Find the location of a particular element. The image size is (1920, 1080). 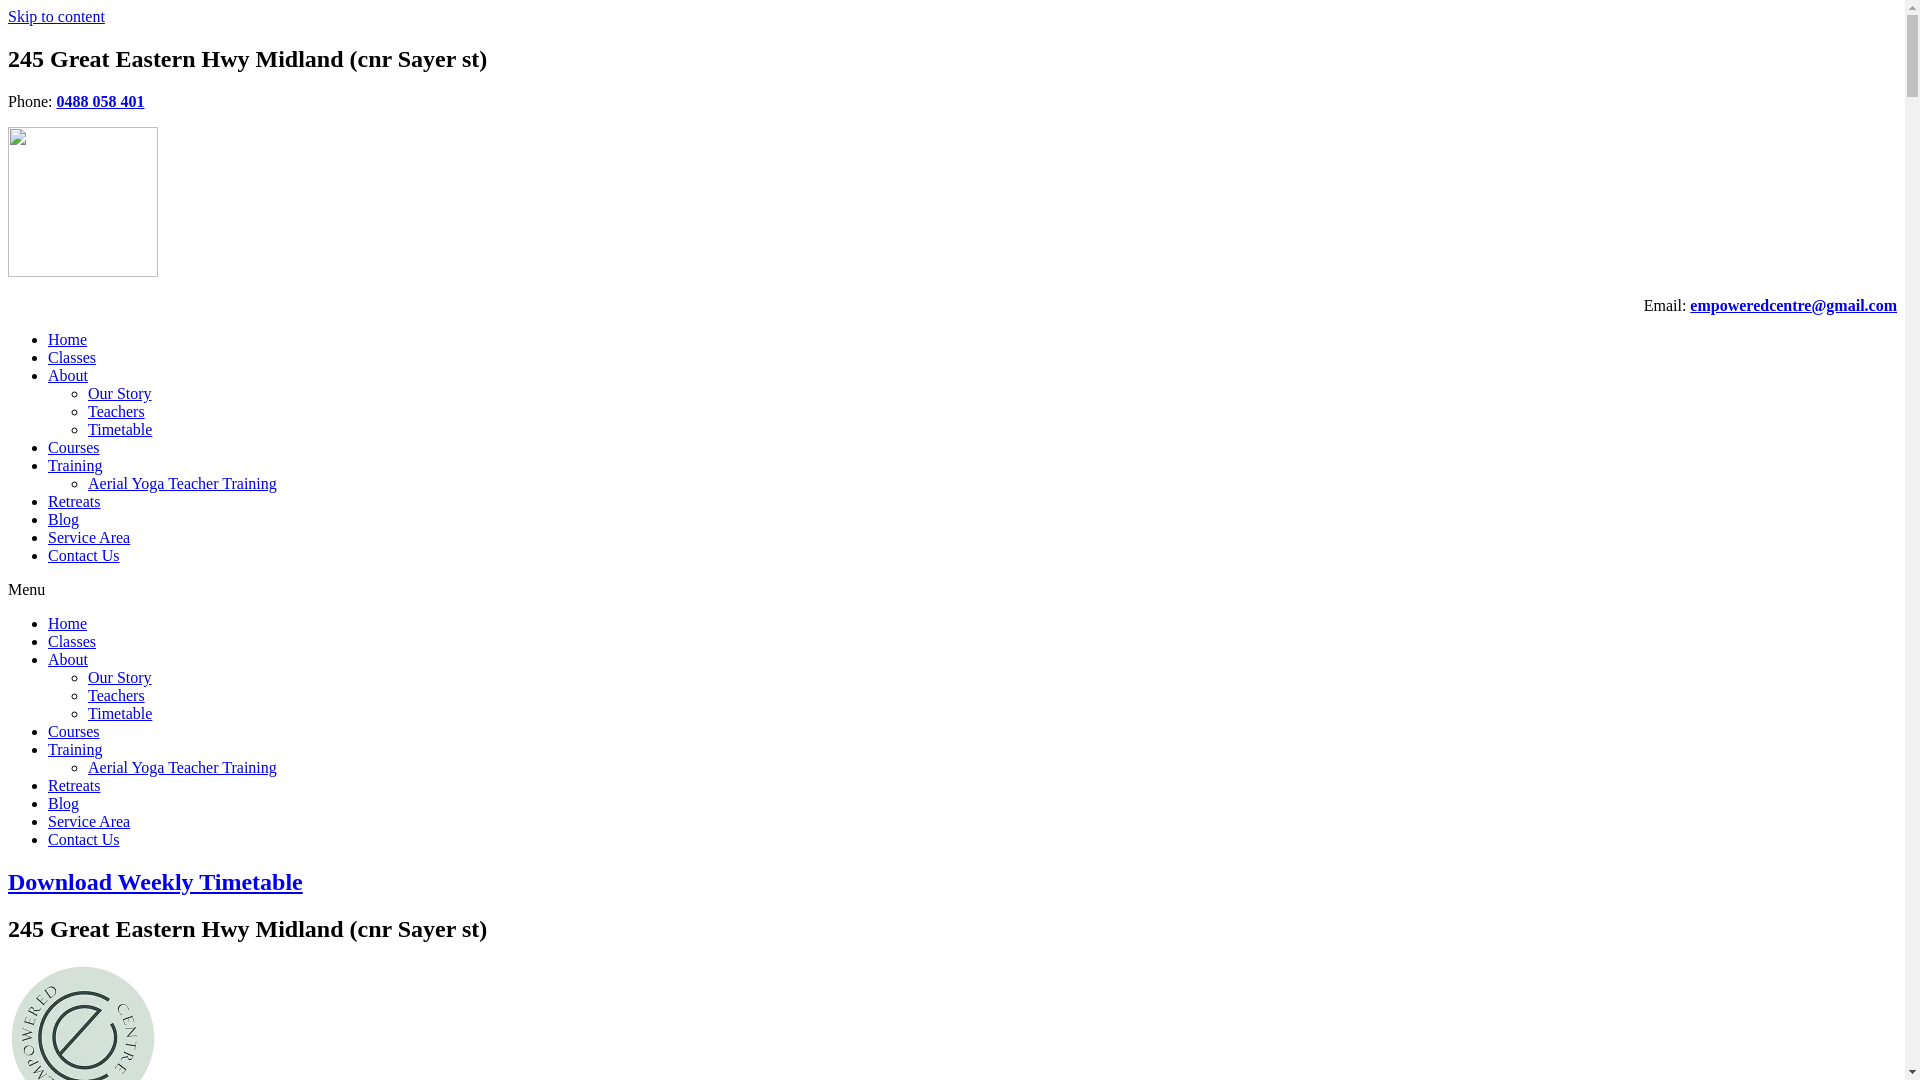

'Skip to content' is located at coordinates (56, 16).